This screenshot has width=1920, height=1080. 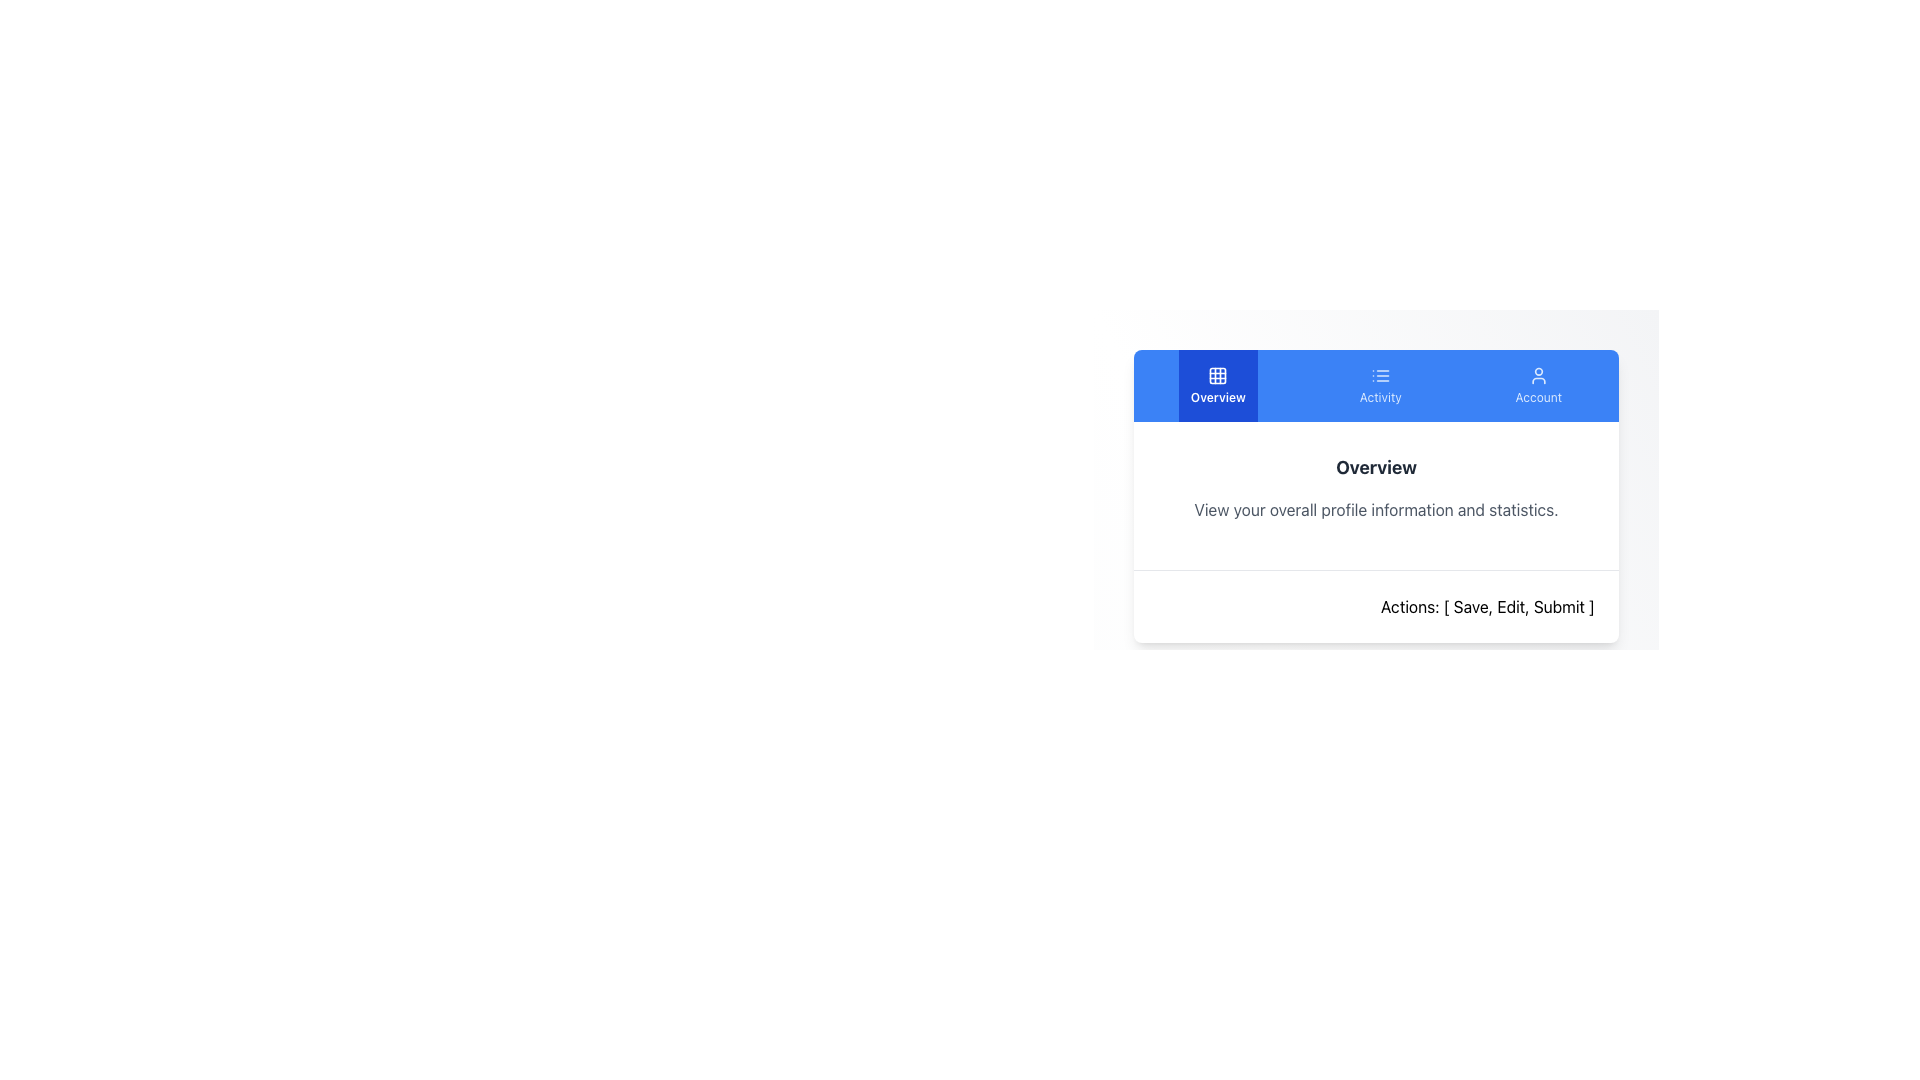 What do you see at coordinates (1379, 375) in the screenshot?
I see `three-line list icon located at the top section of the blue 'Activity' button, which is the second button from the left in a row of three buttons in the user interface panel` at bounding box center [1379, 375].